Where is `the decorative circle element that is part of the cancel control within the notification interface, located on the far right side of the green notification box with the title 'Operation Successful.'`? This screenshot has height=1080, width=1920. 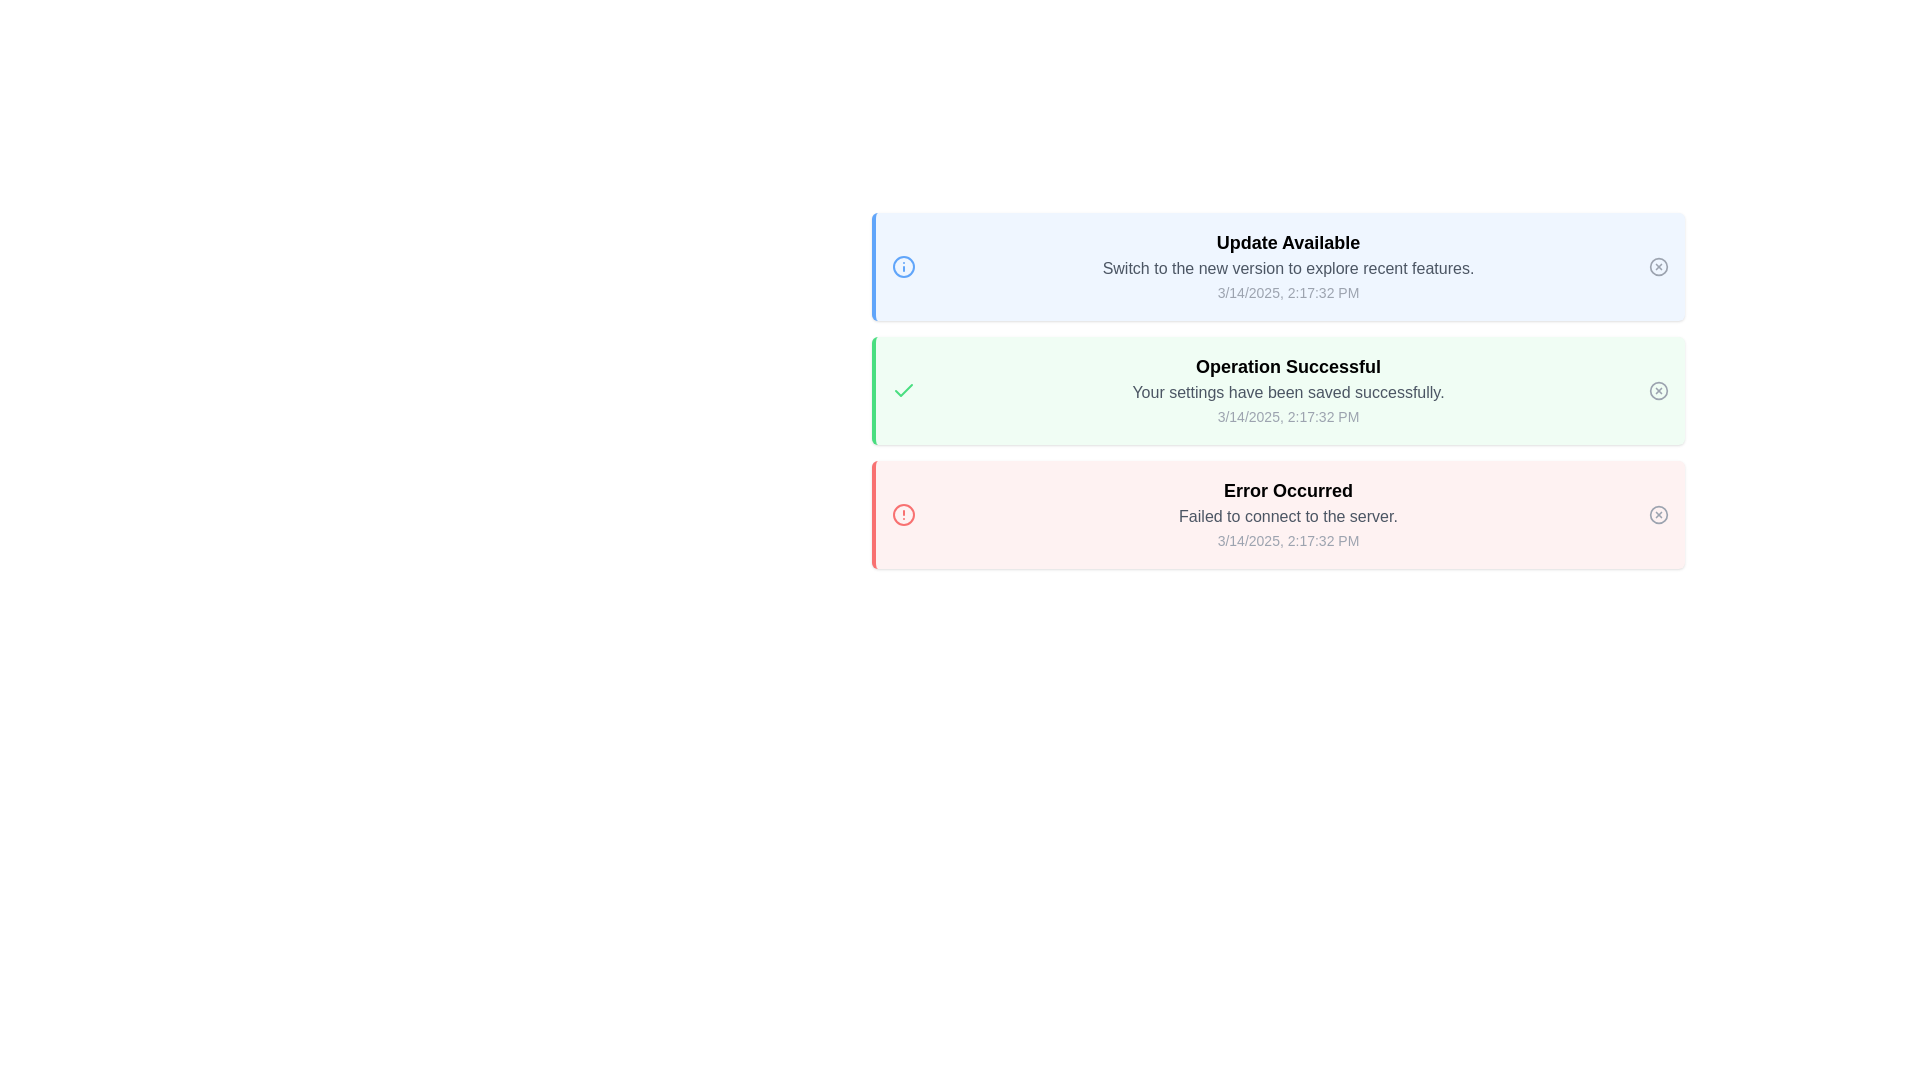
the decorative circle element that is part of the cancel control within the notification interface, located on the far right side of the green notification box with the title 'Operation Successful.' is located at coordinates (1659, 390).